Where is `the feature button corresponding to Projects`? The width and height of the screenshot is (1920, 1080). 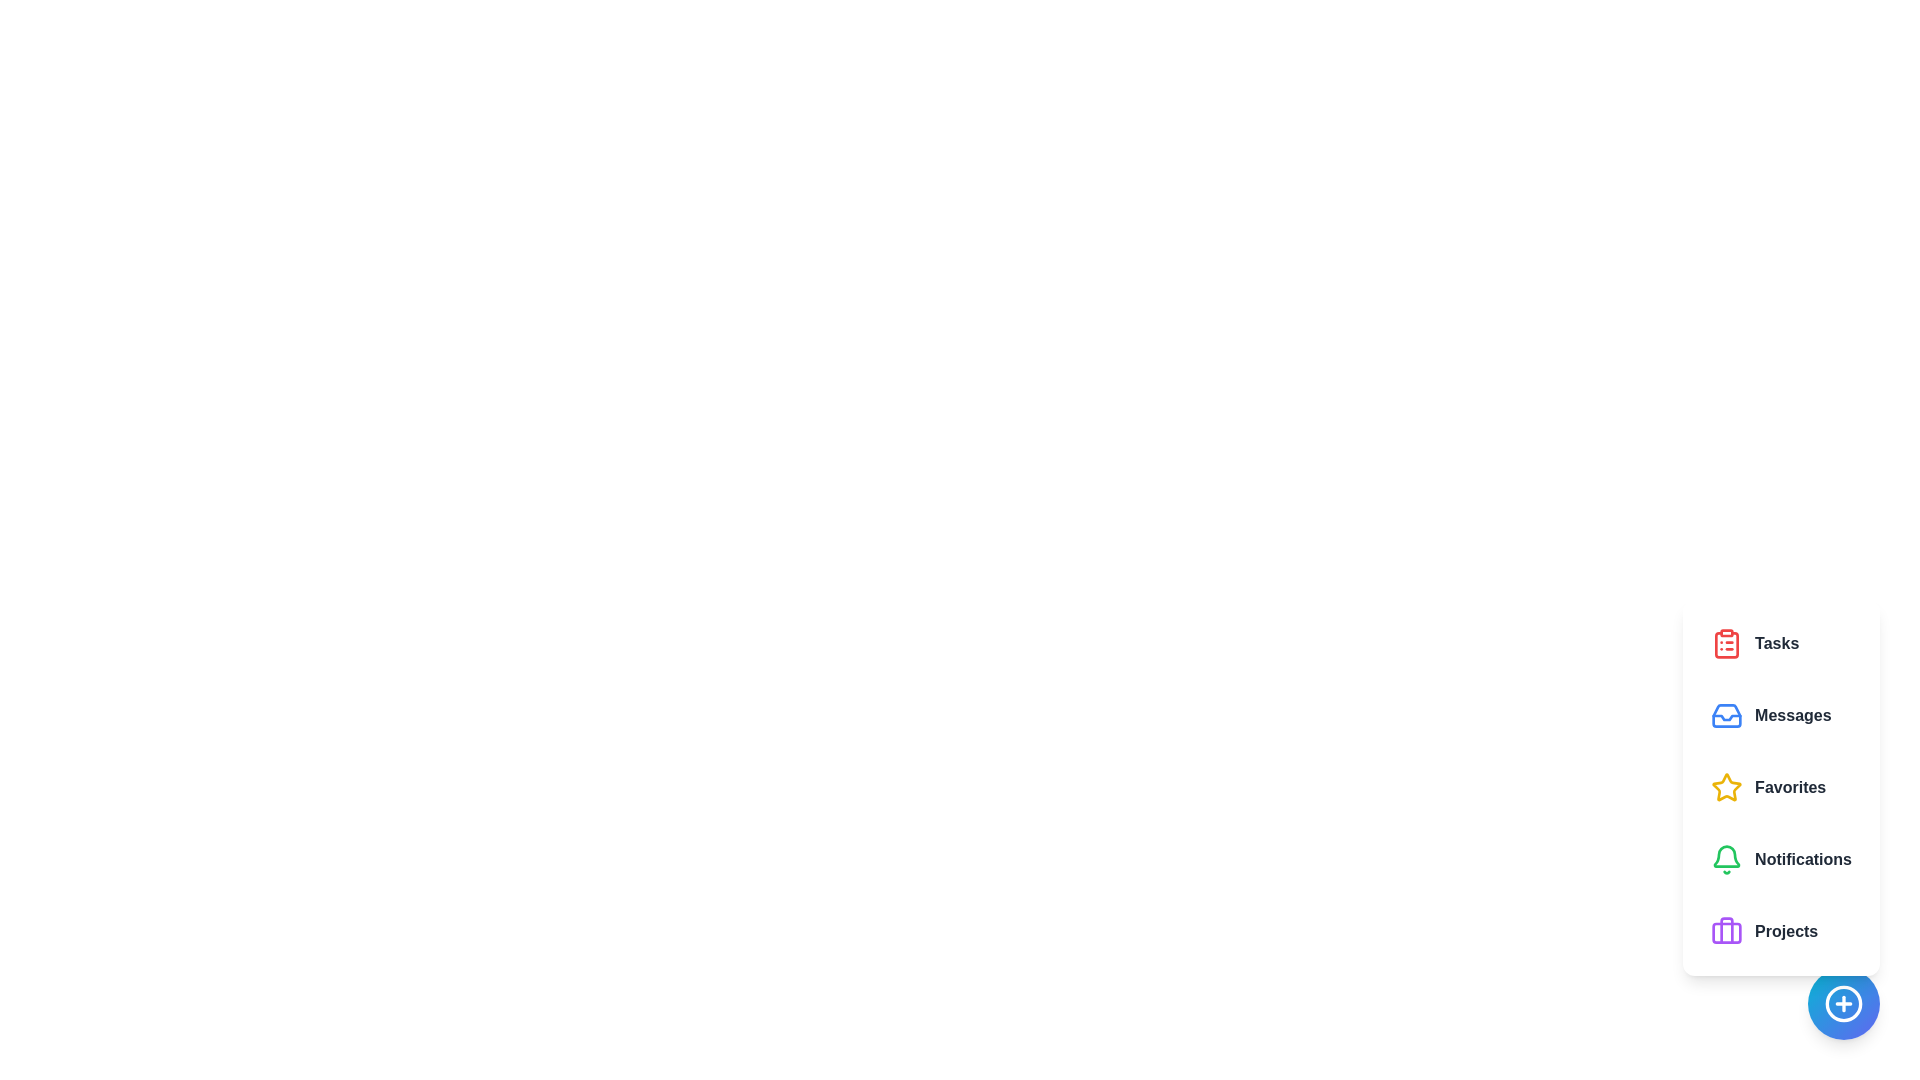 the feature button corresponding to Projects is located at coordinates (1780, 932).